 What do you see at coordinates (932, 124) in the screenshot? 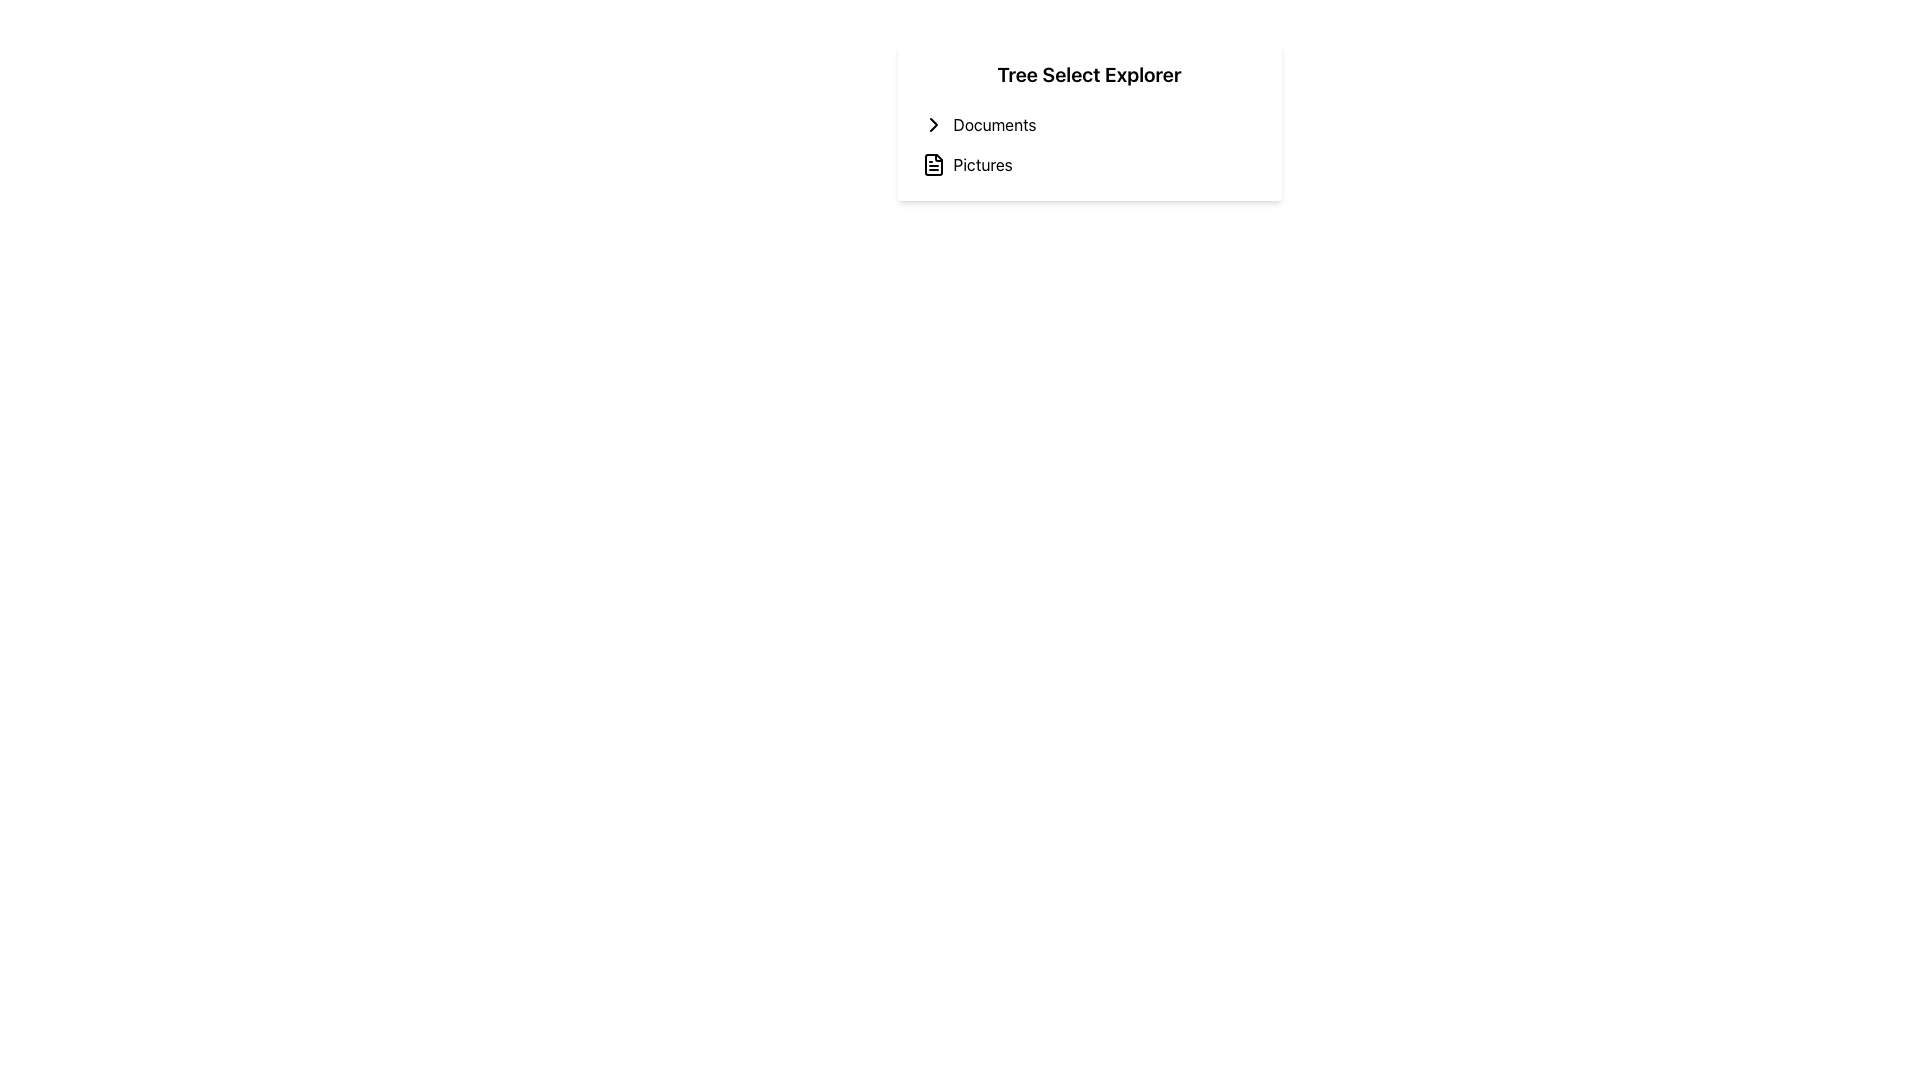
I see `the expand icon located to the left of the 'Documents' label` at bounding box center [932, 124].